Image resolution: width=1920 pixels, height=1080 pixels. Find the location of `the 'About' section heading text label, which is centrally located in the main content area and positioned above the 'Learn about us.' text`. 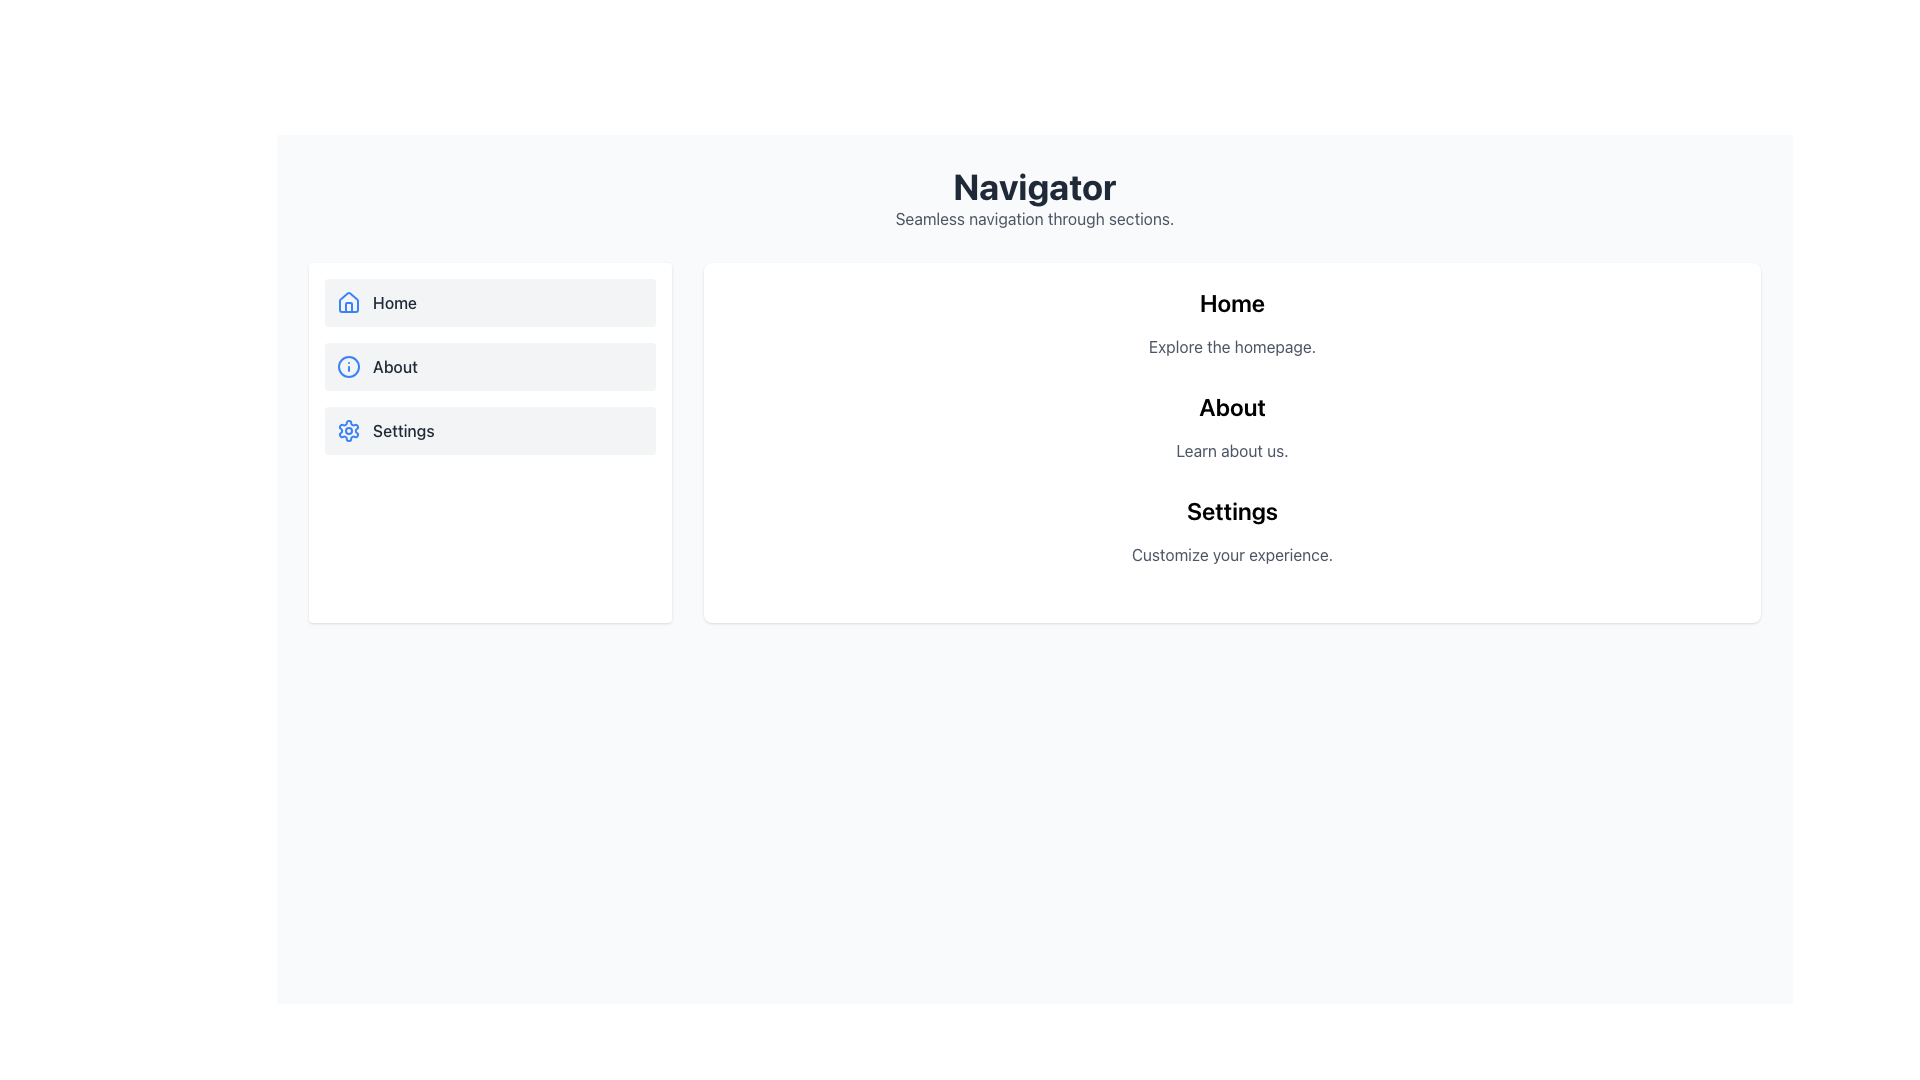

the 'About' section heading text label, which is centrally located in the main content area and positioned above the 'Learn about us.' text is located at coordinates (1231, 406).